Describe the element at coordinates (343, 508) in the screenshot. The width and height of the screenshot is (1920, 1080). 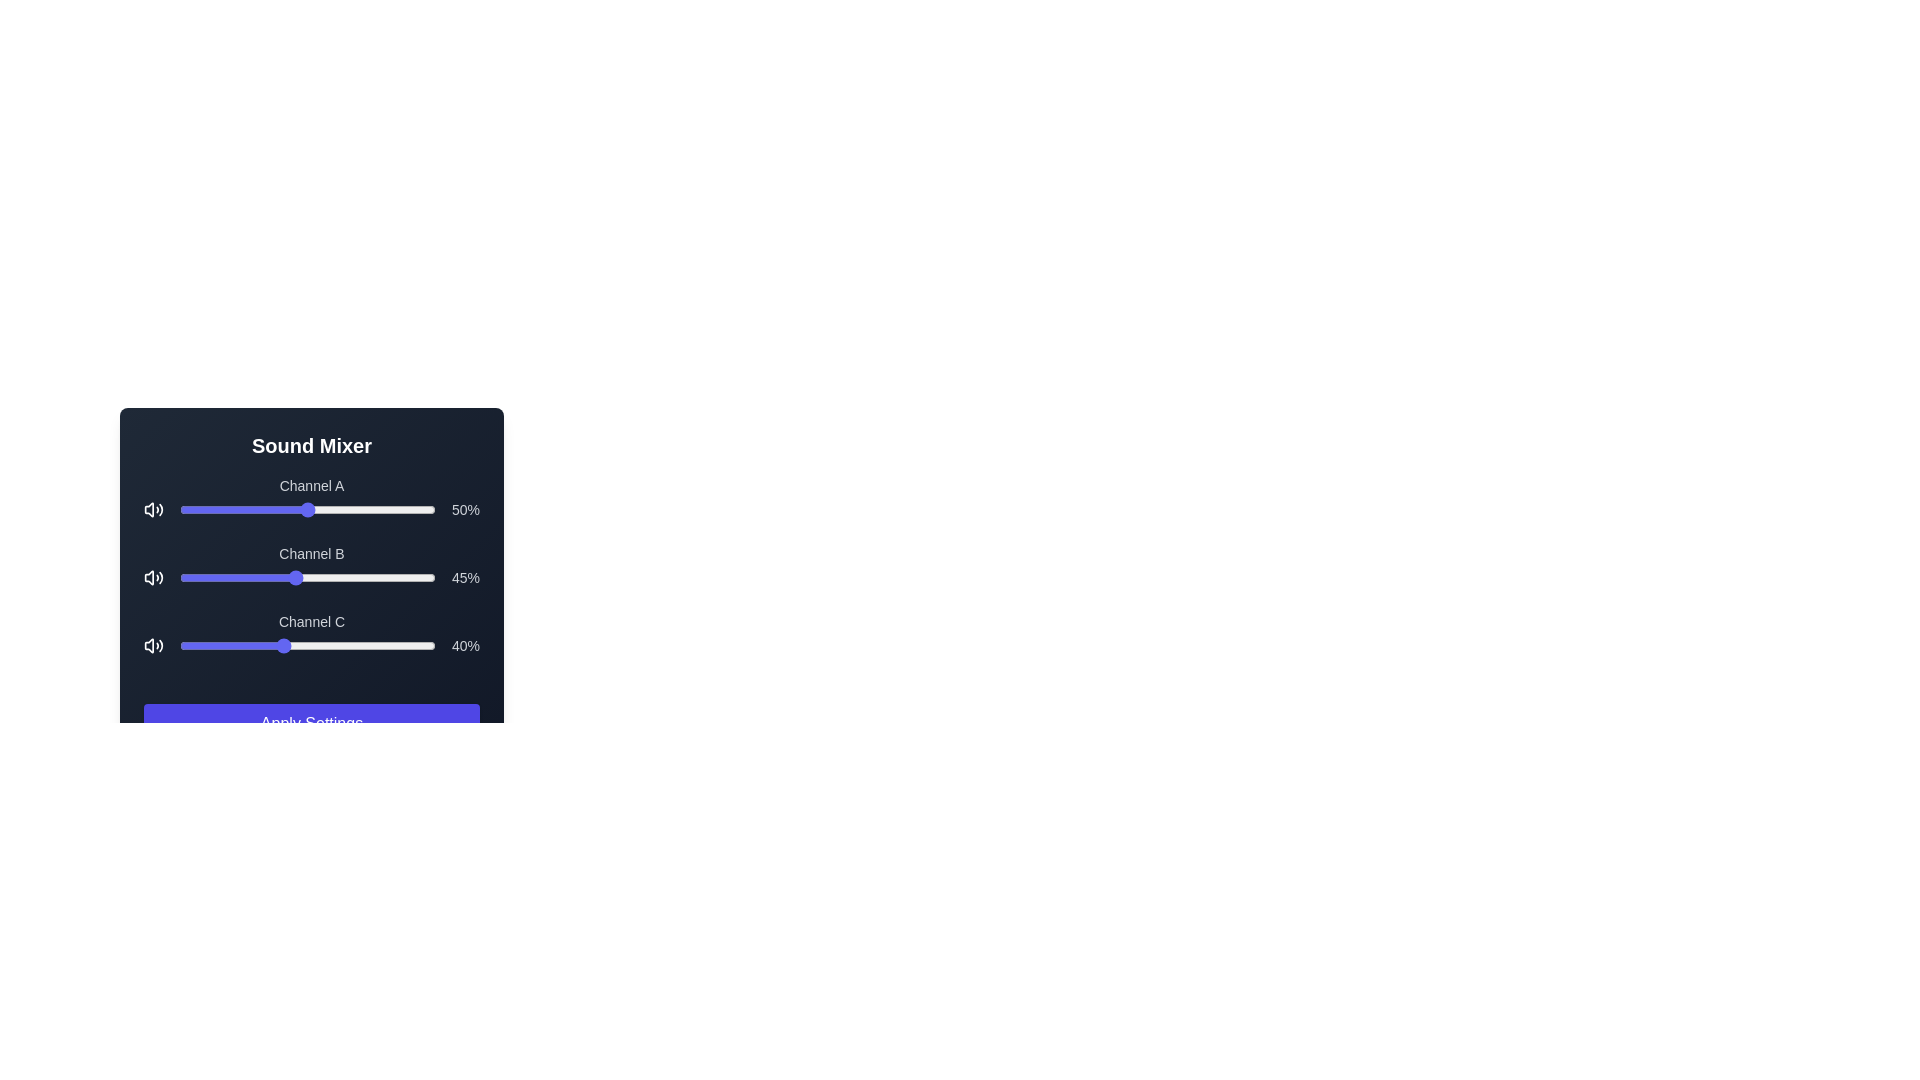
I see `Channel A volume` at that location.